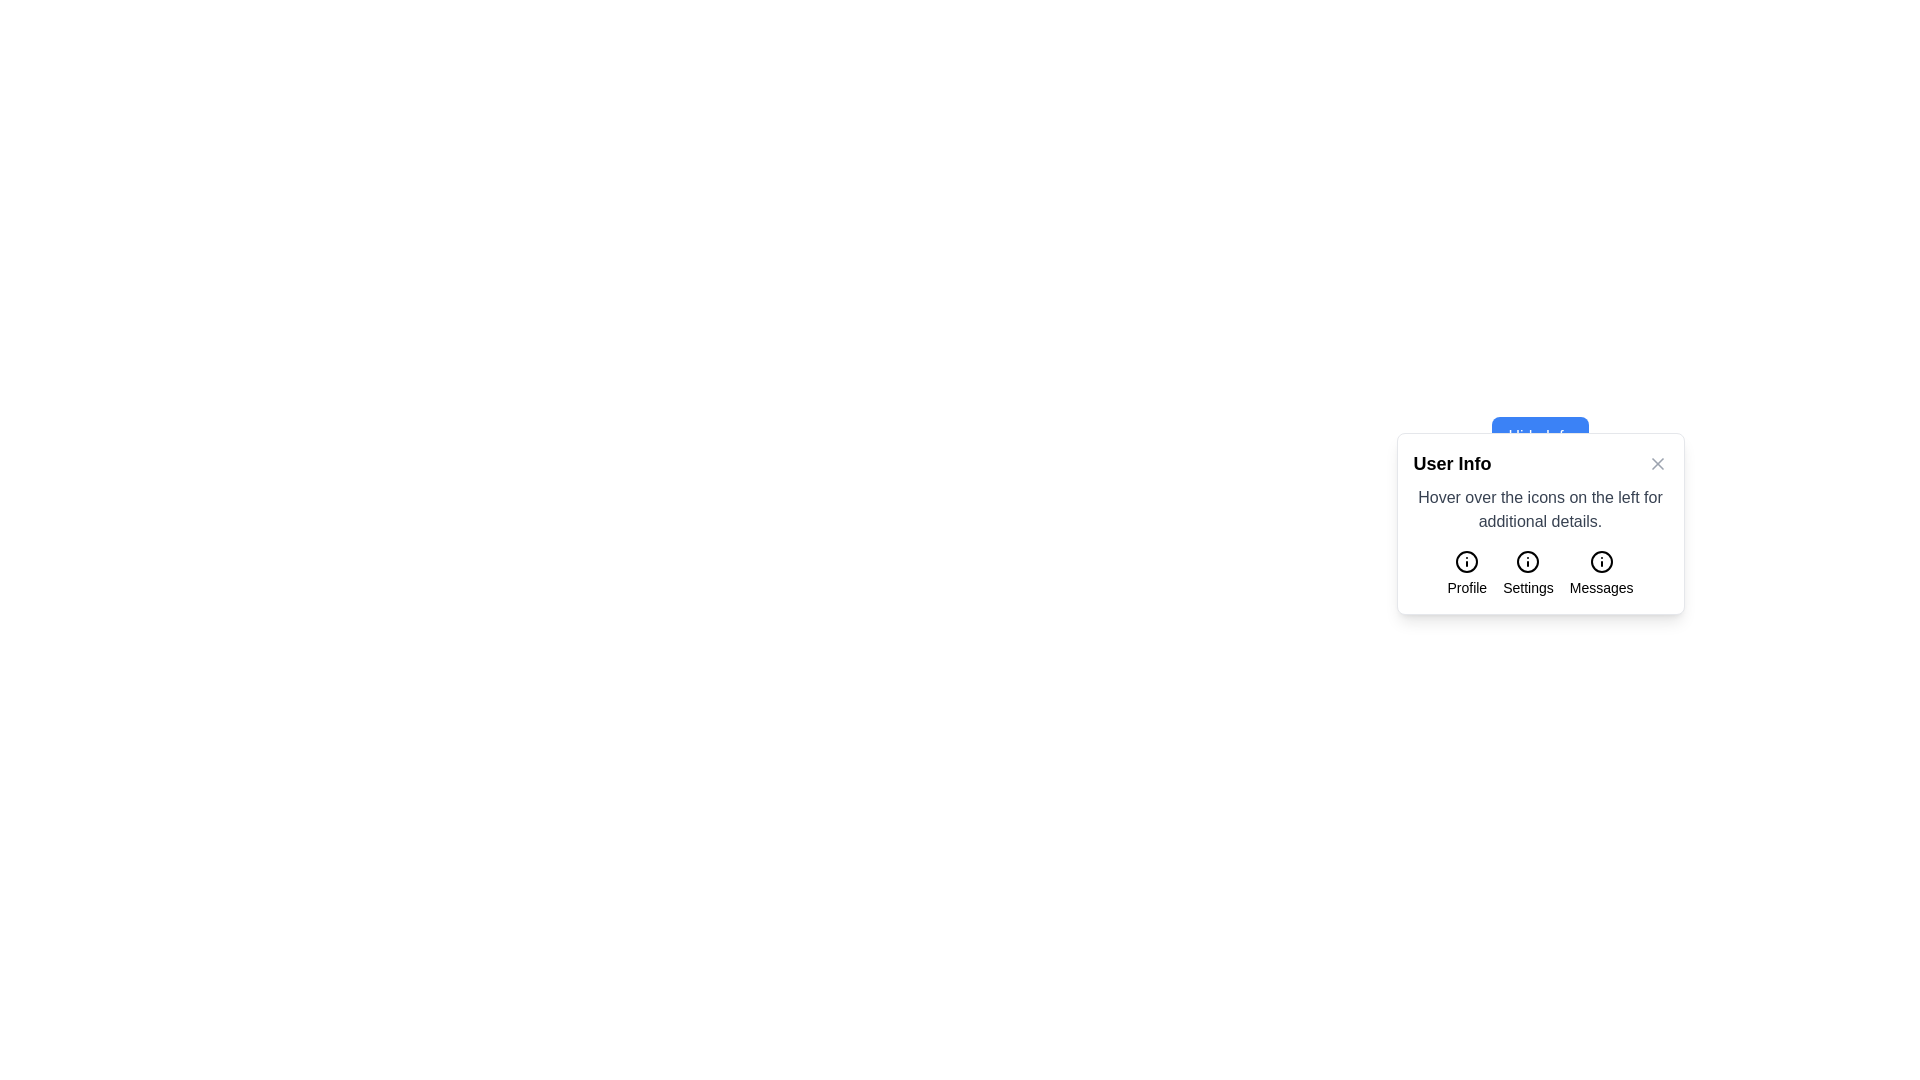 Image resolution: width=1920 pixels, height=1080 pixels. What do you see at coordinates (1527, 574) in the screenshot?
I see `the 'Settings' button, which is a vertically arranged component with a circular icon containing an 'i' symbol above the text label 'Settings', positioned between the 'Profile' and 'Messages' elements in a central popup card` at bounding box center [1527, 574].